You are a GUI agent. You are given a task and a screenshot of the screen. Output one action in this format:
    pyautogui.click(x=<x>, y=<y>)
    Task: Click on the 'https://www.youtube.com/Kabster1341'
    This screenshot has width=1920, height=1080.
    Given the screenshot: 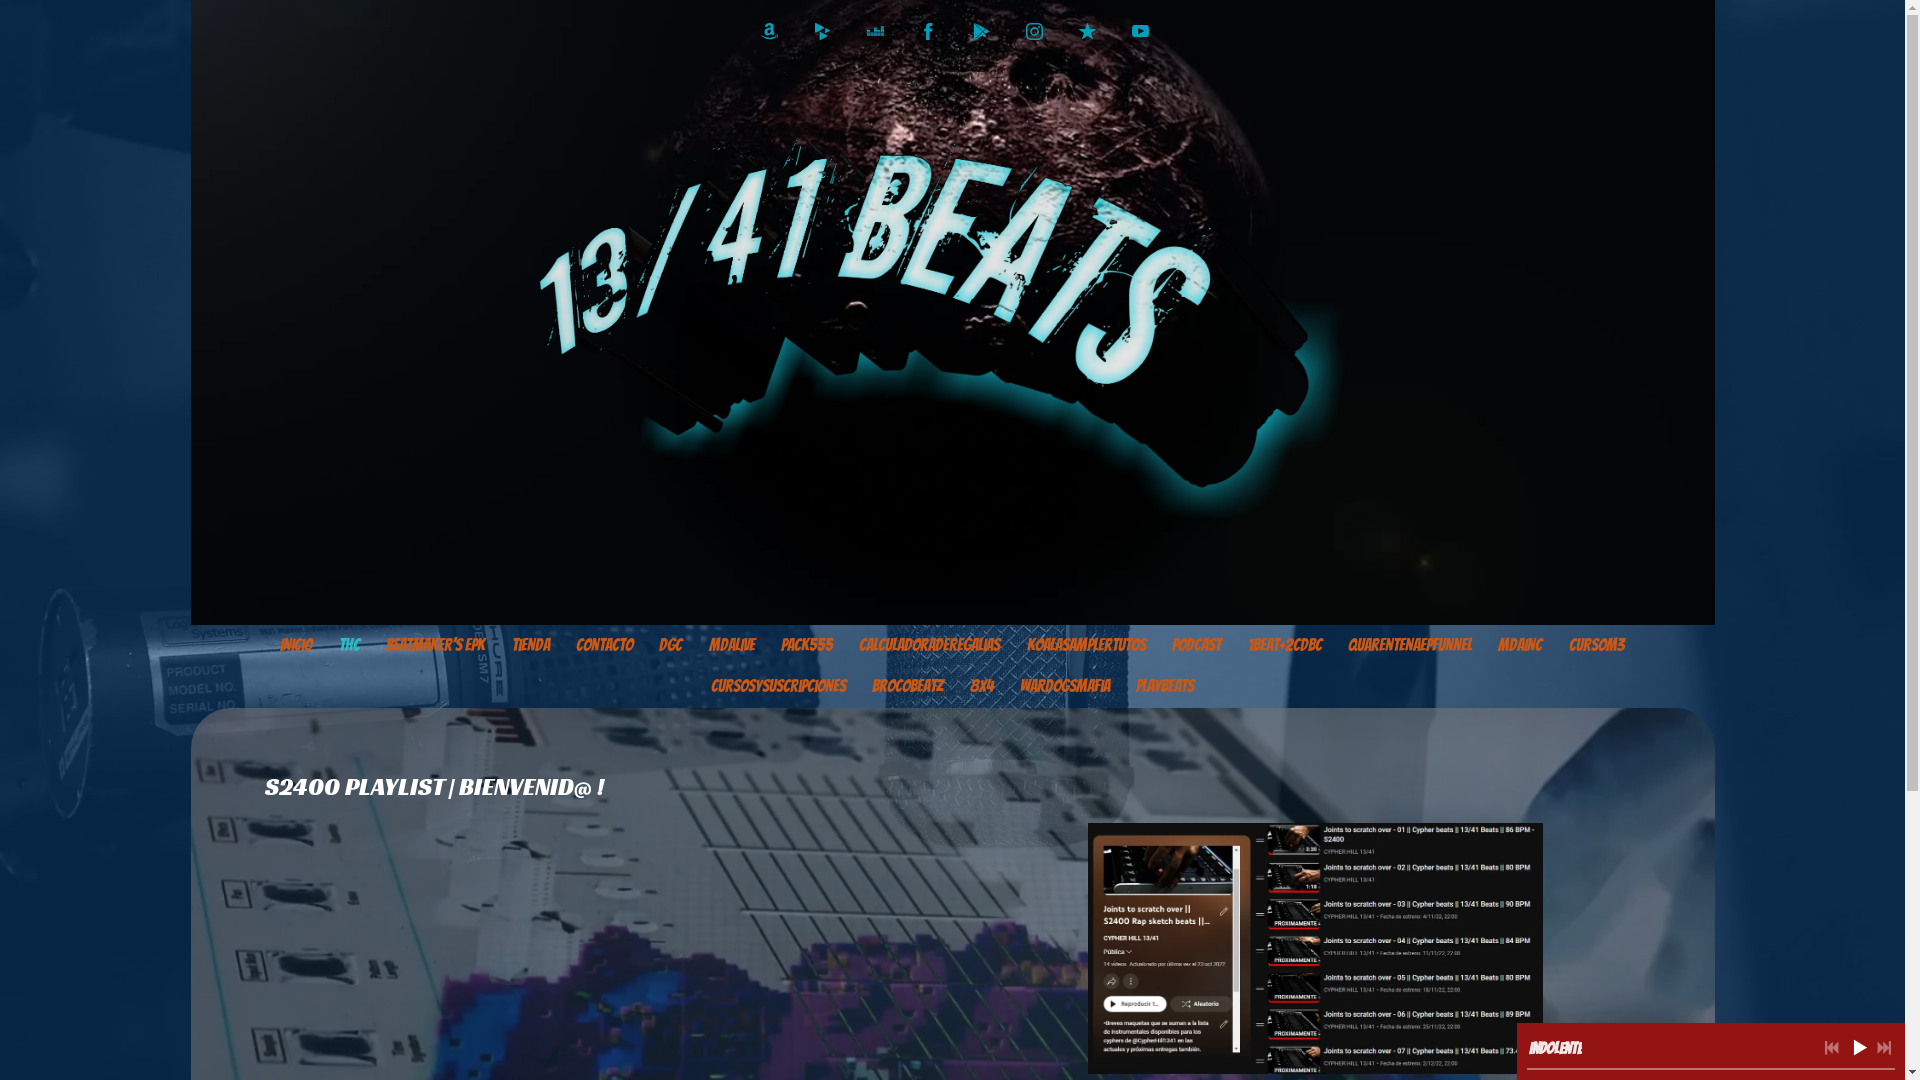 What is the action you would take?
    pyautogui.click(x=1140, y=31)
    